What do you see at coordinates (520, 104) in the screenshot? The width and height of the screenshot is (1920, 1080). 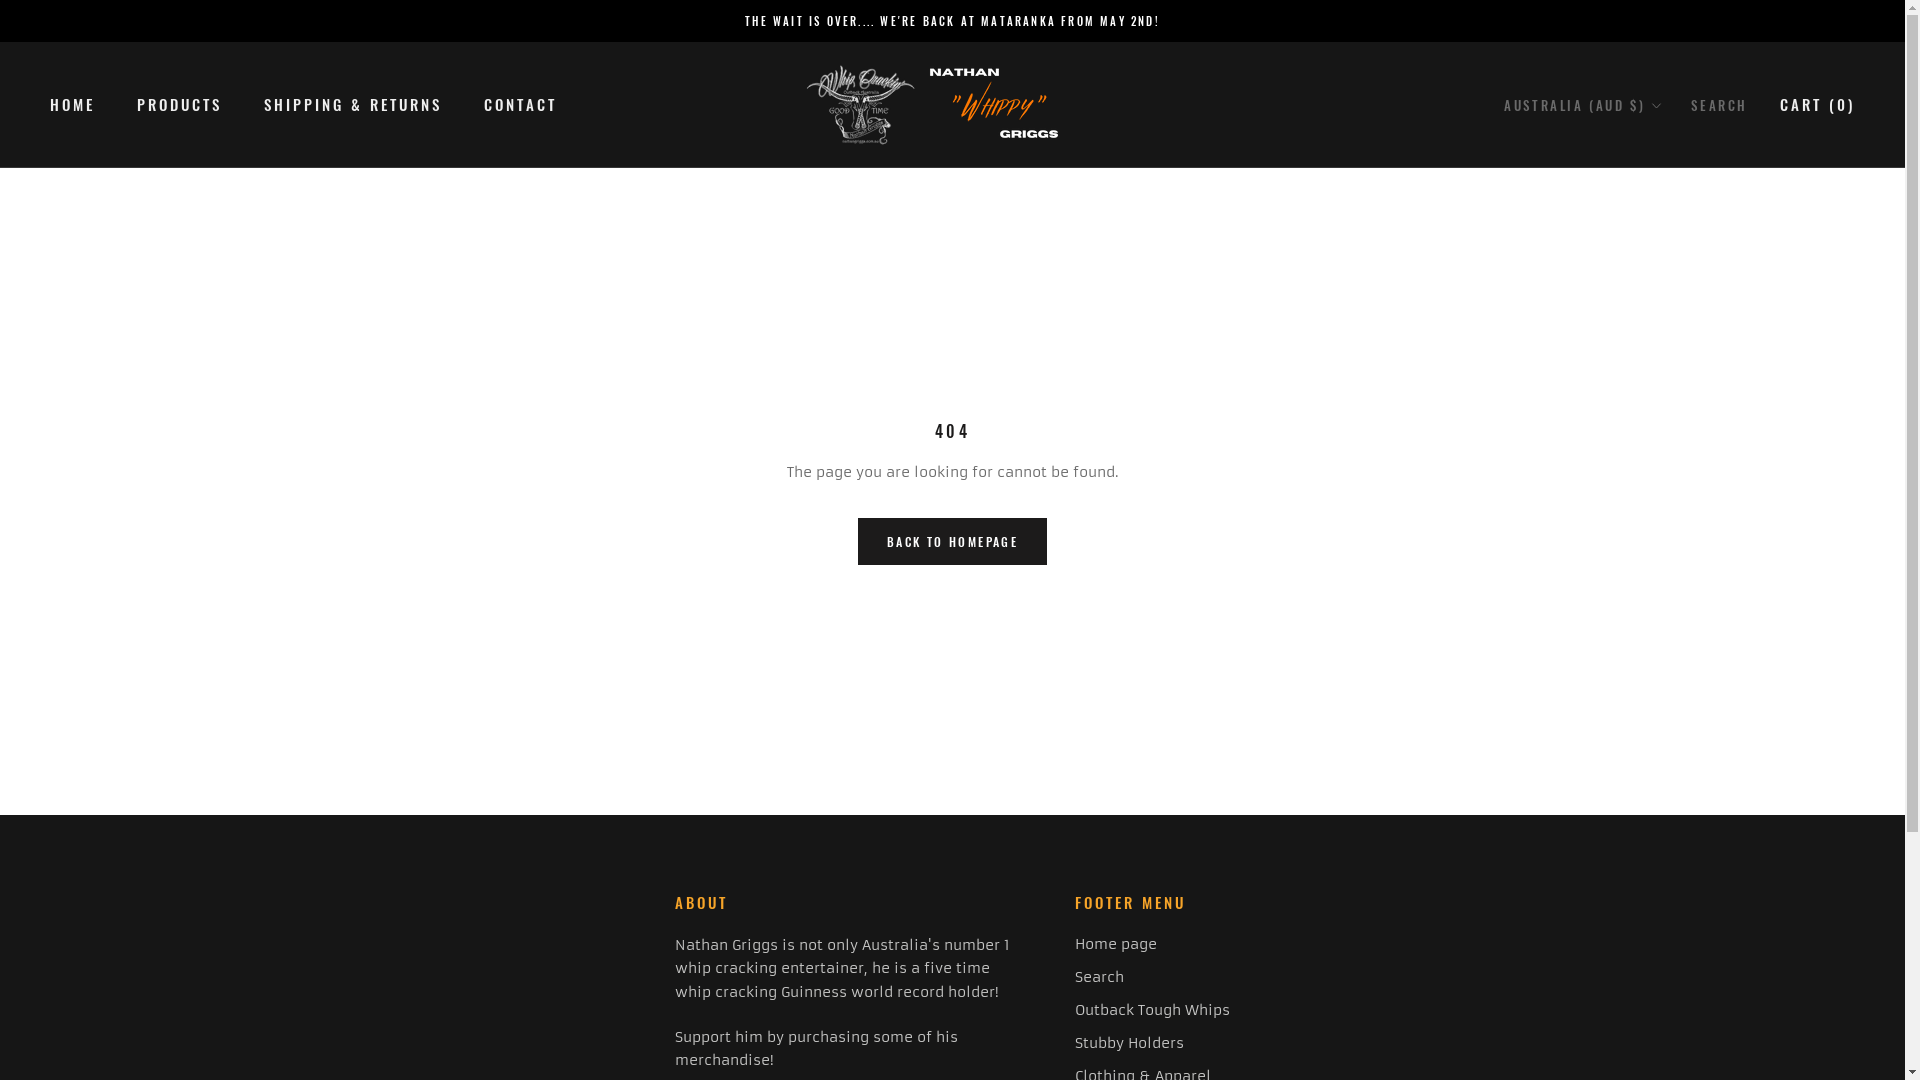 I see `'CONTACT` at bounding box center [520, 104].